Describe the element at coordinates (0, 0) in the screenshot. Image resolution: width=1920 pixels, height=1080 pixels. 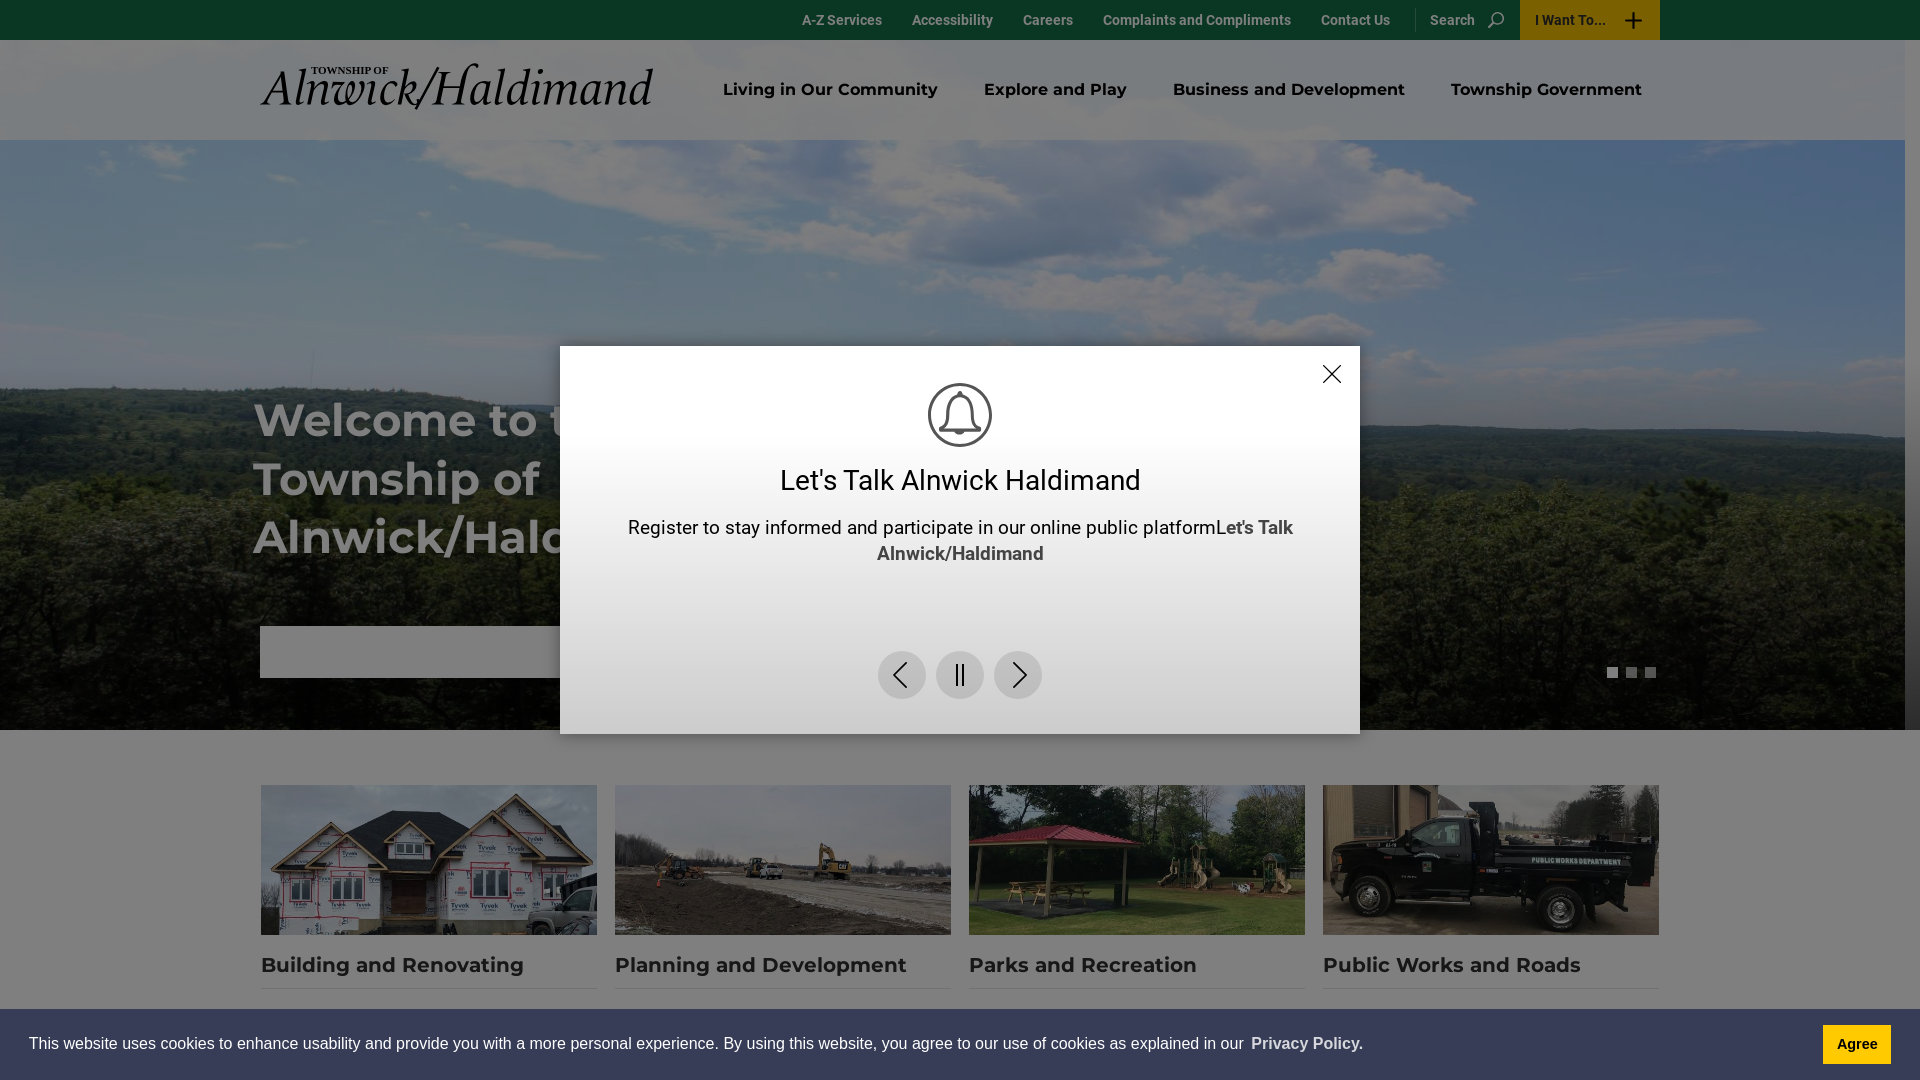
I see `'Skip to Content'` at that location.